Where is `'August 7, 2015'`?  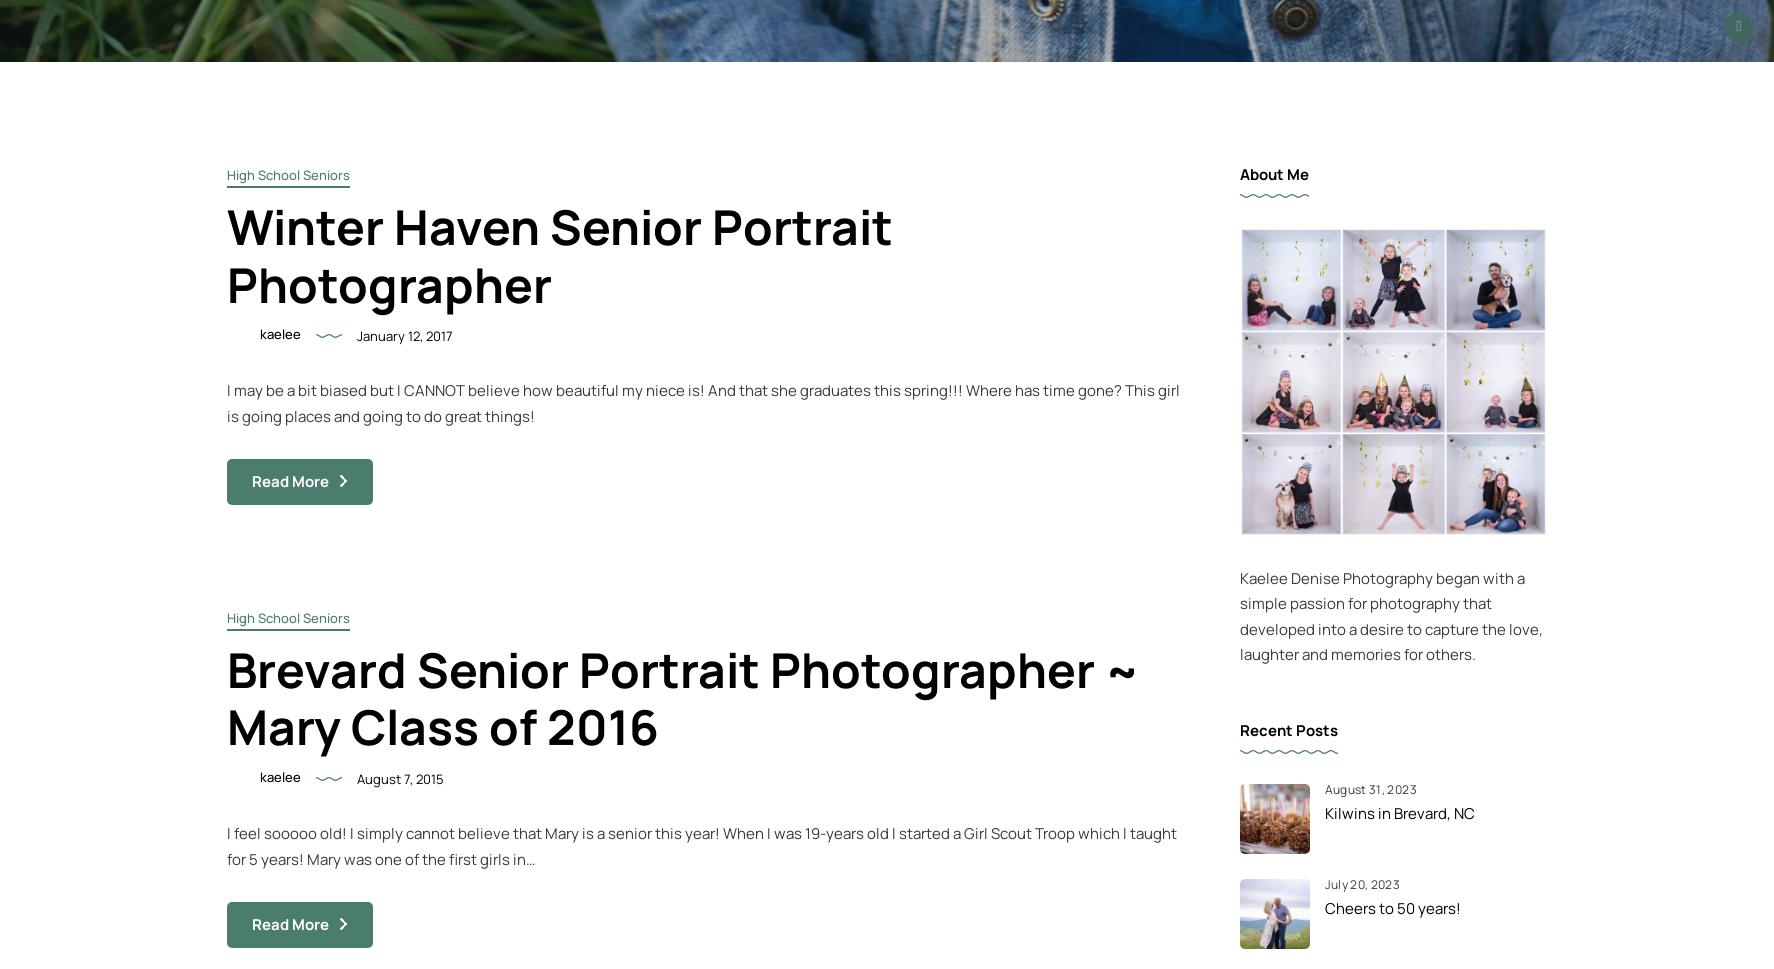
'August 7, 2015' is located at coordinates (399, 777).